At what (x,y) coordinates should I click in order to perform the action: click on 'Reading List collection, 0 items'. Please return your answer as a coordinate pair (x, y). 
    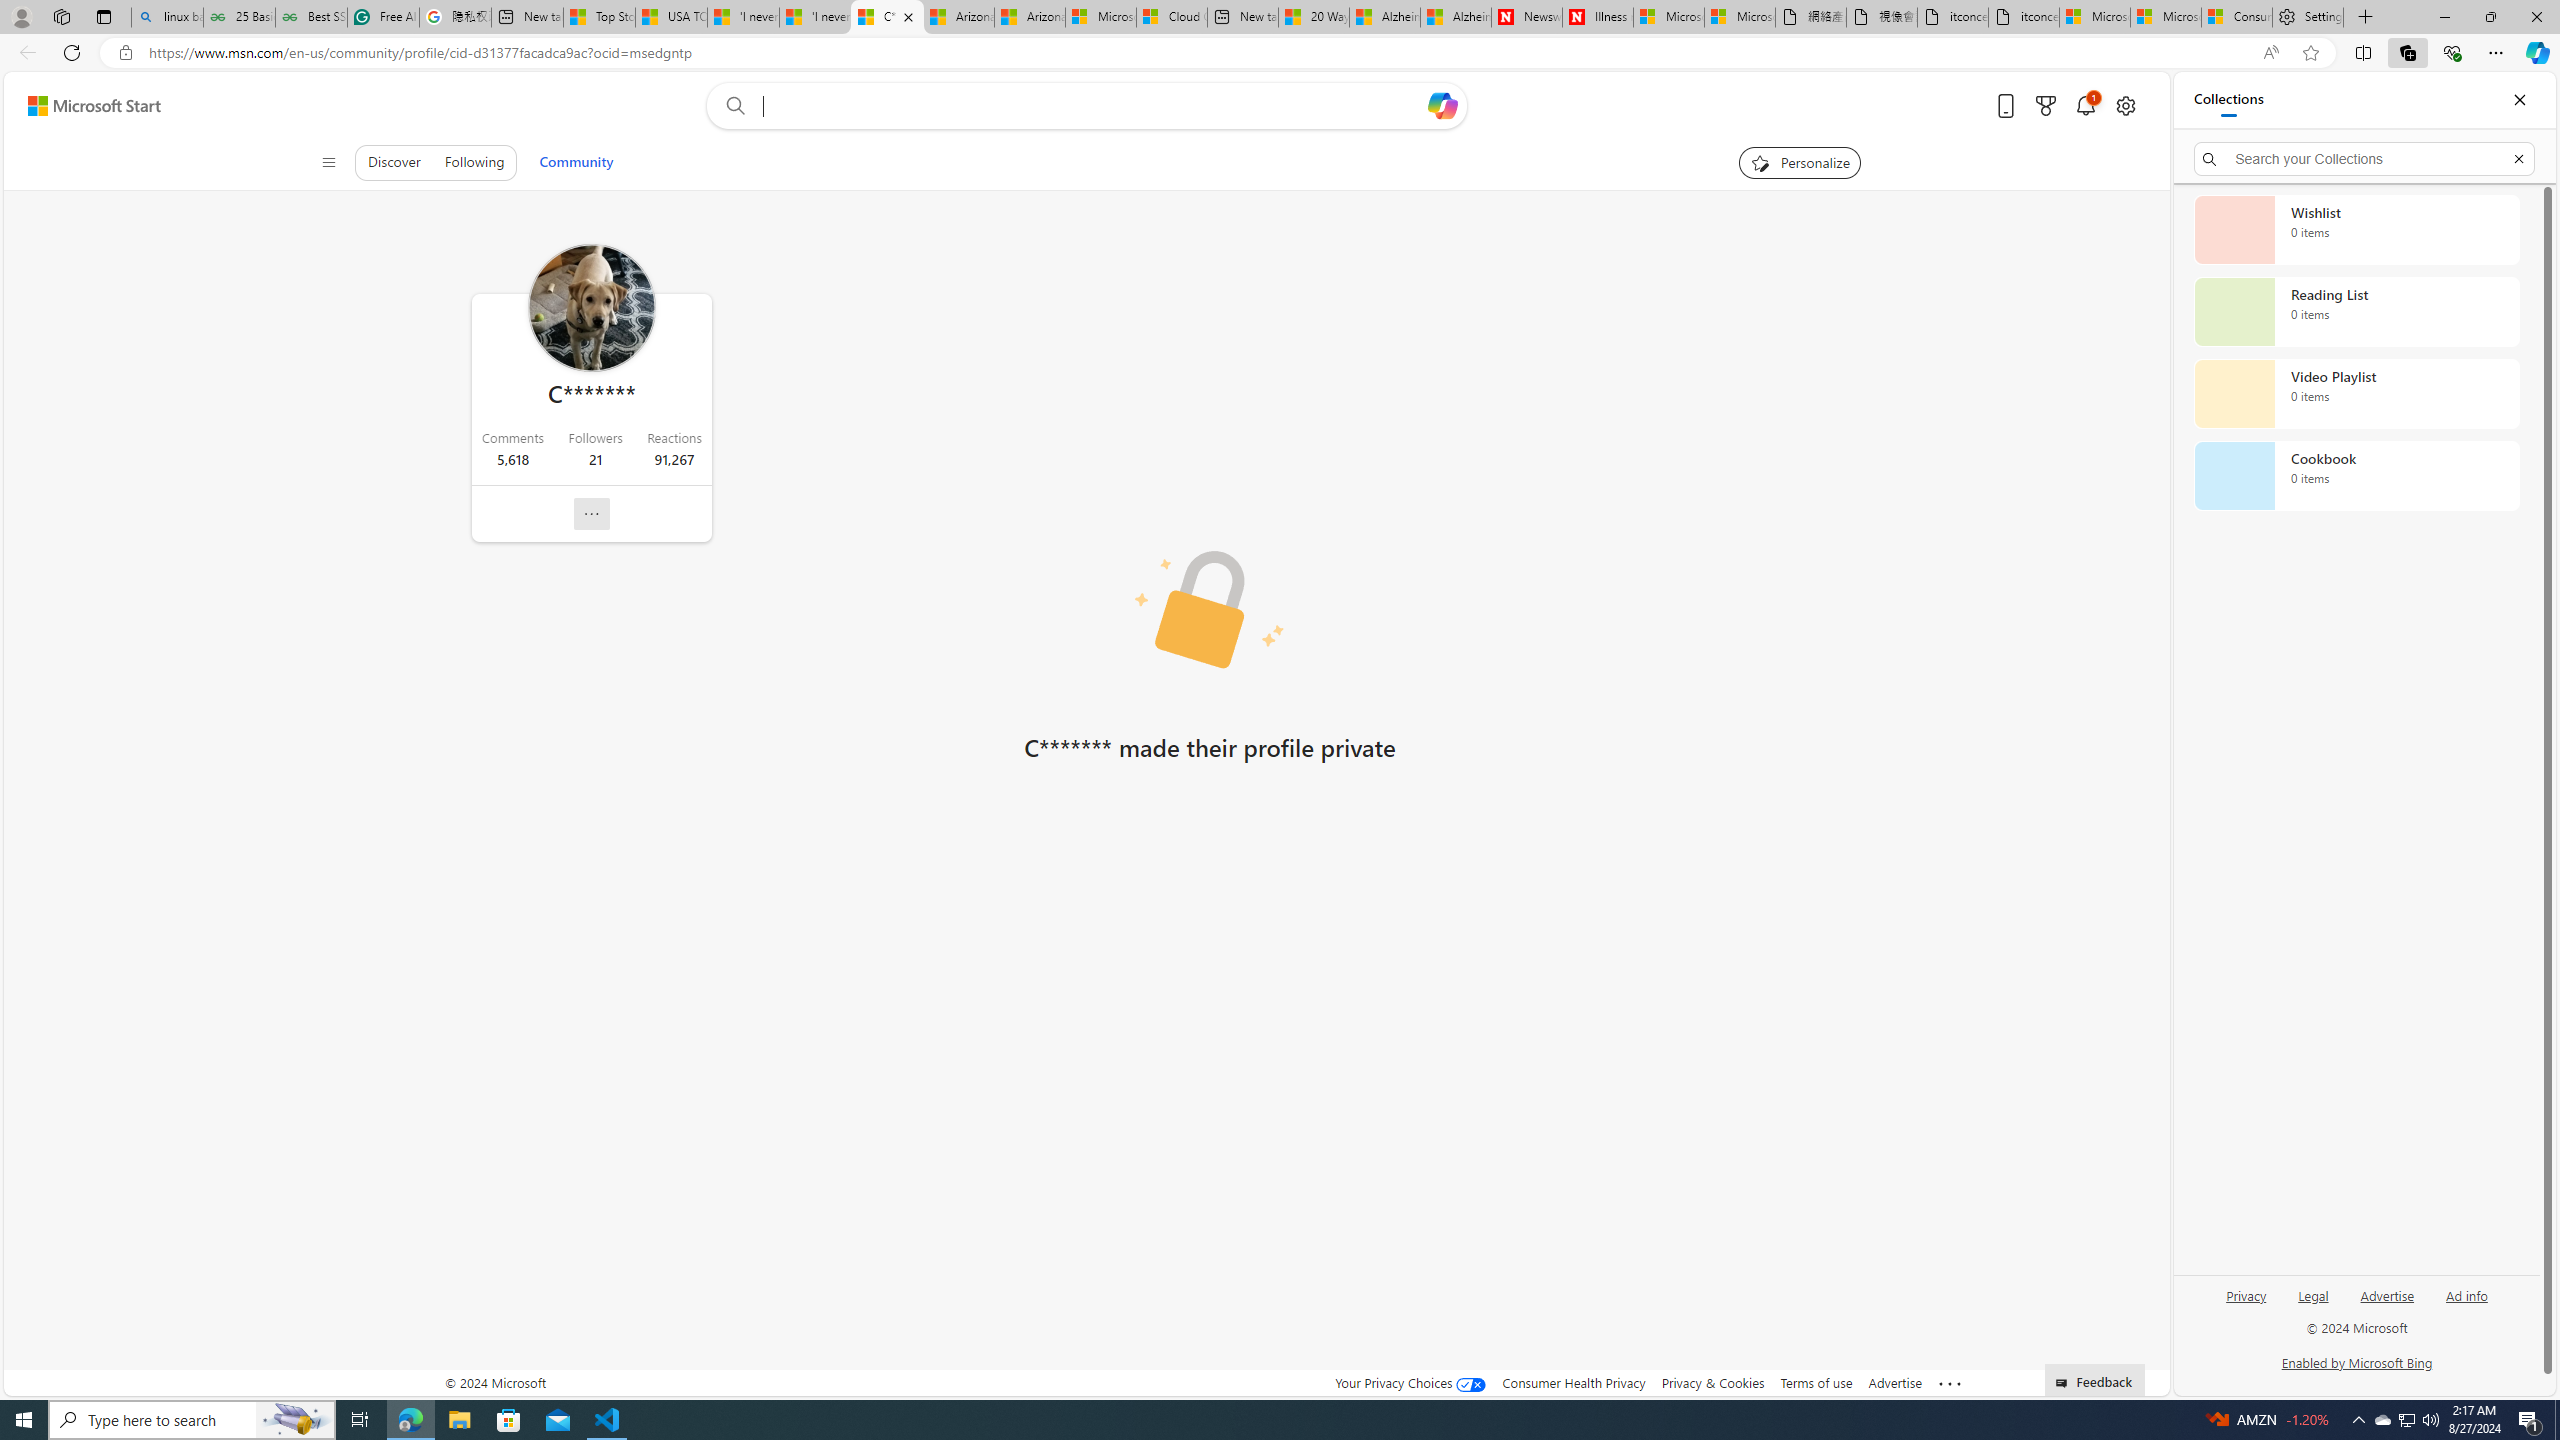
    Looking at the image, I should click on (2356, 310).